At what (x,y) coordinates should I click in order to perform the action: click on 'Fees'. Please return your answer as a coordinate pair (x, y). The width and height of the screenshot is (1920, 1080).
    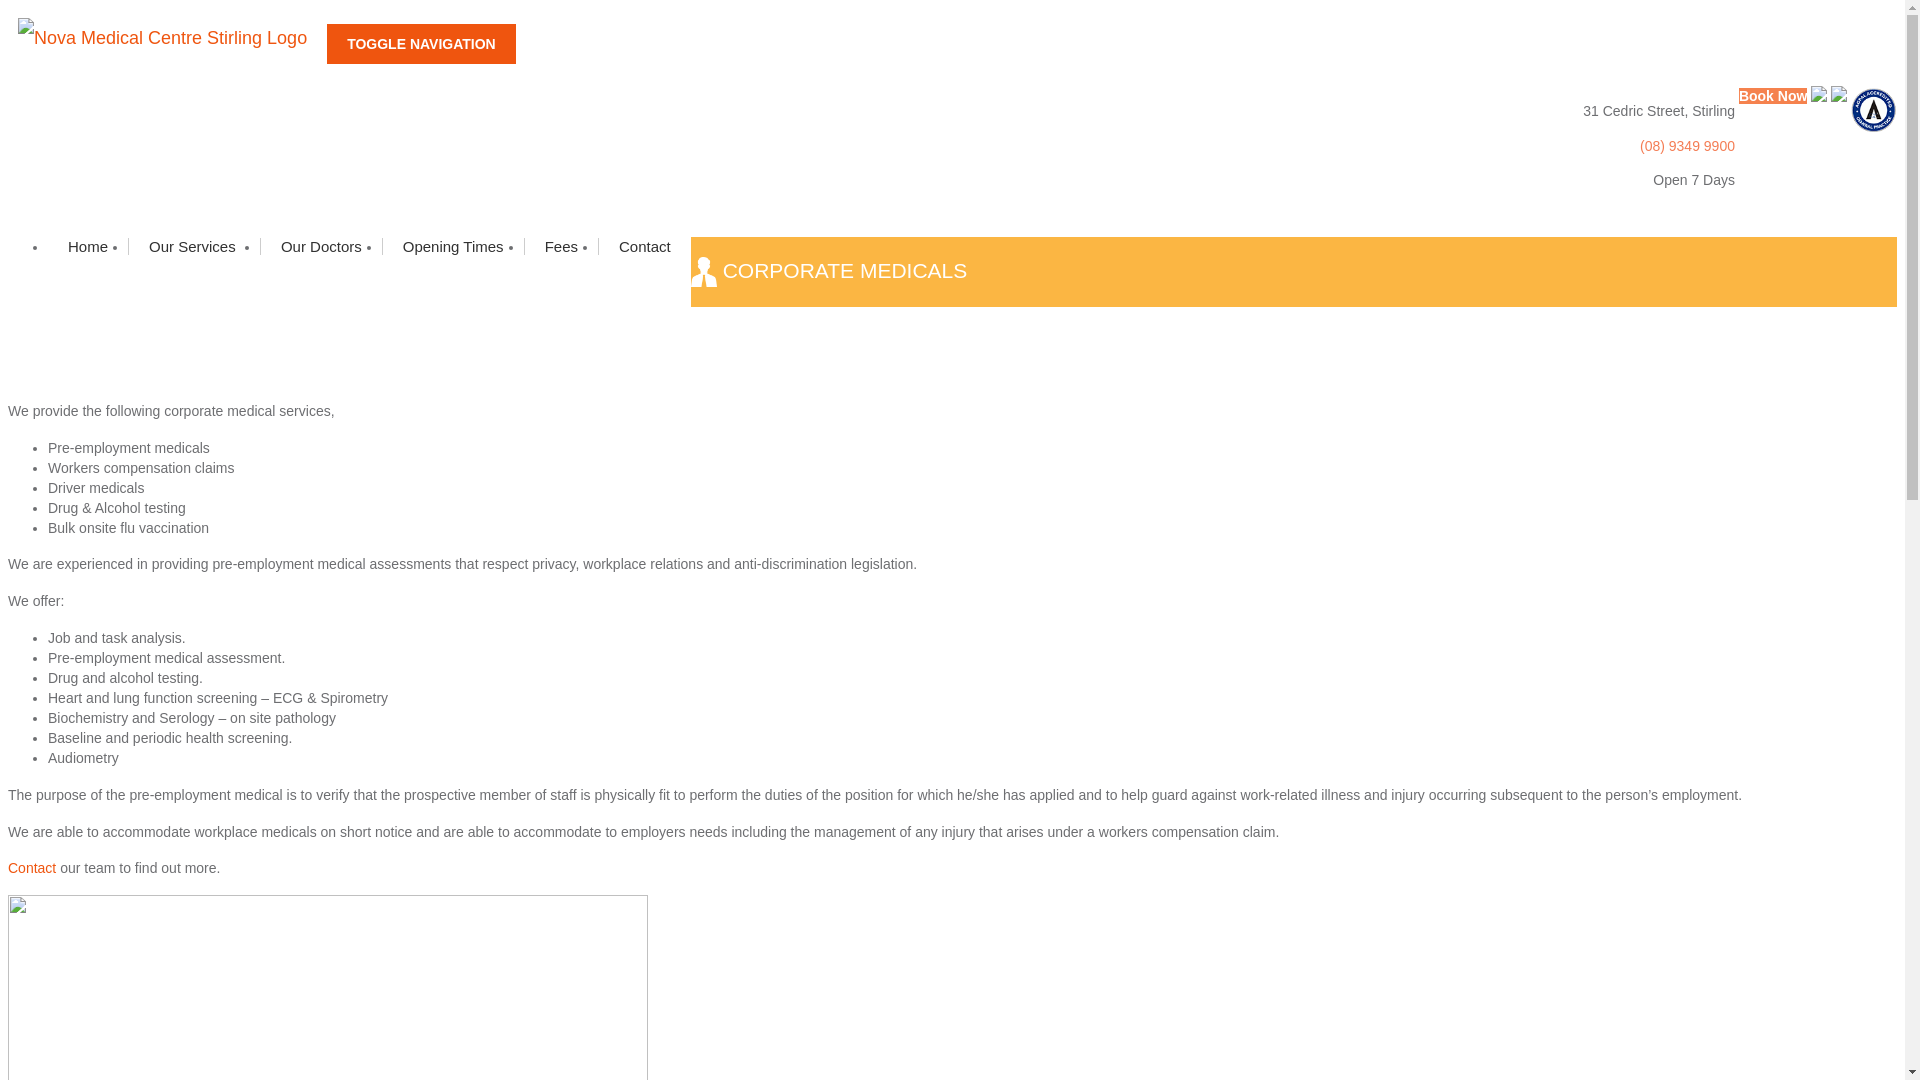
    Looking at the image, I should click on (523, 245).